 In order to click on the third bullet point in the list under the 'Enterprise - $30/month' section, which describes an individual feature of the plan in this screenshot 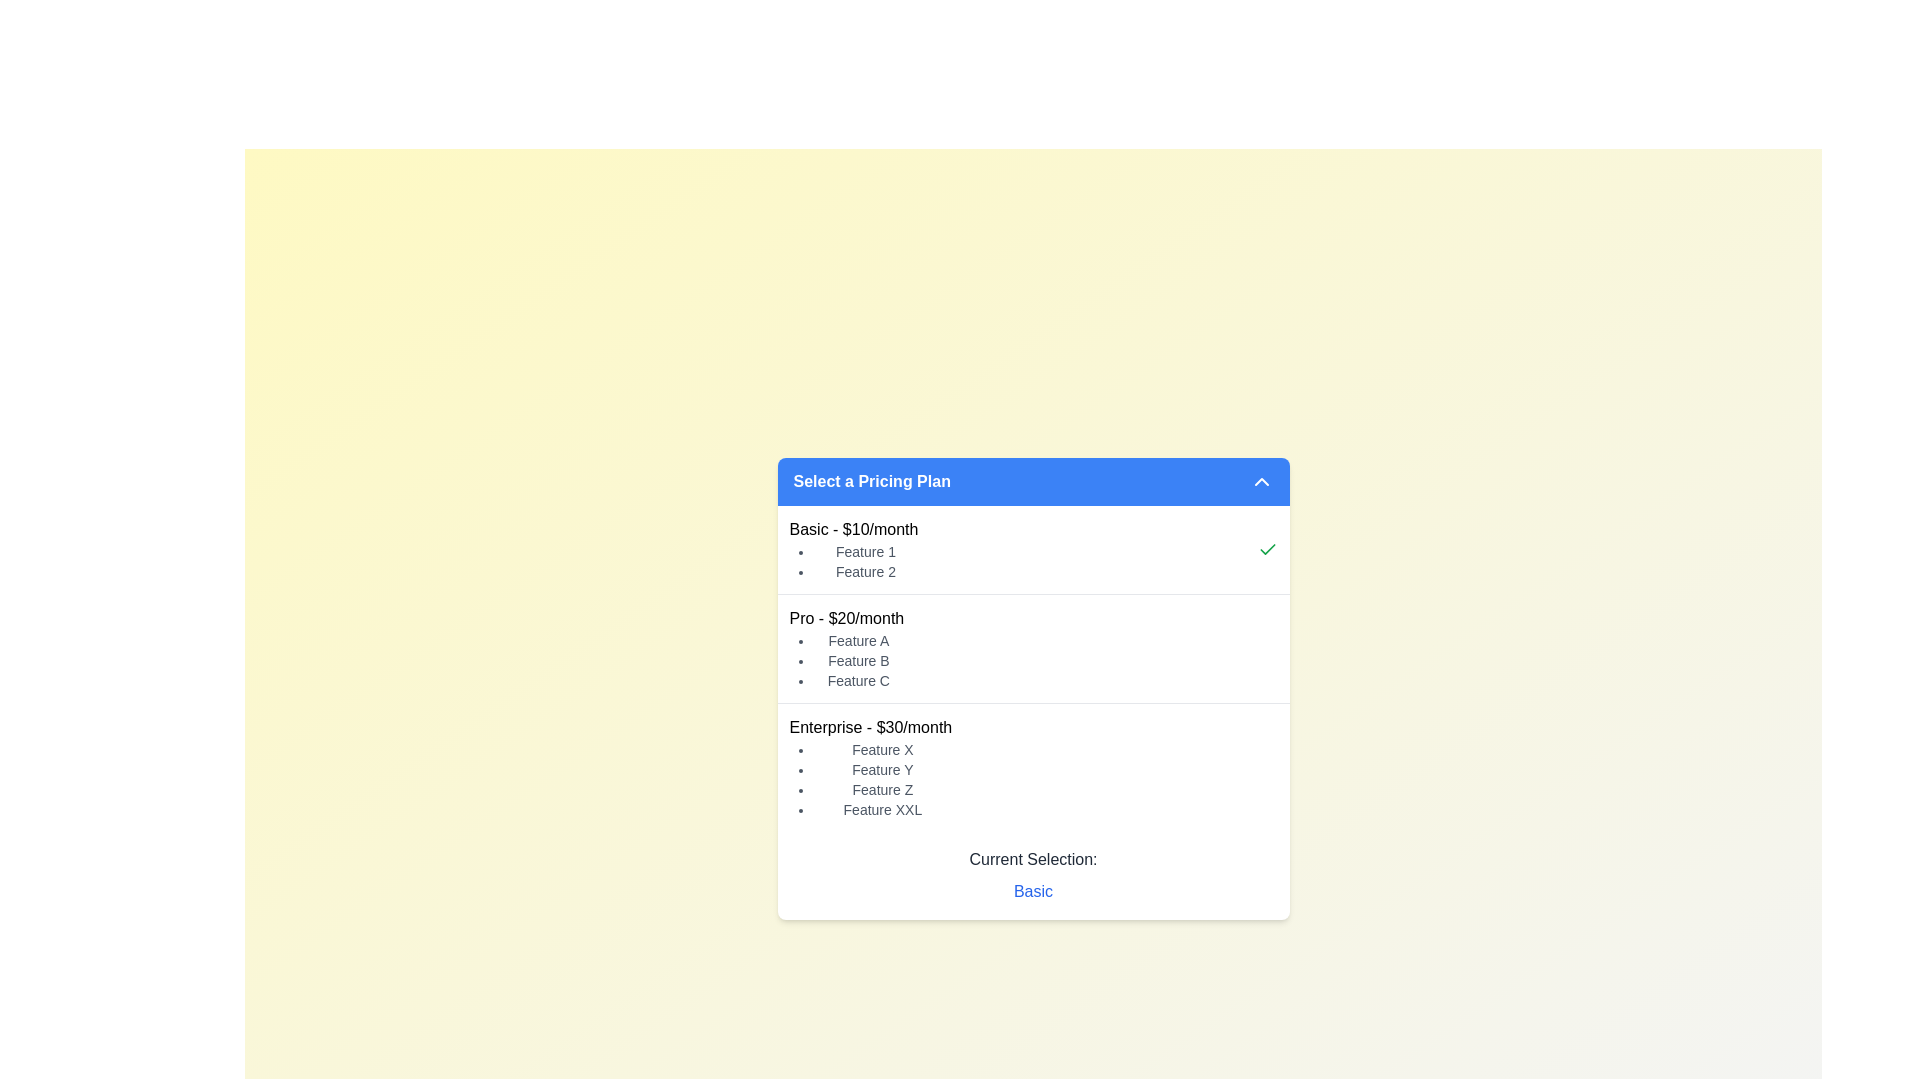, I will do `click(881, 789)`.